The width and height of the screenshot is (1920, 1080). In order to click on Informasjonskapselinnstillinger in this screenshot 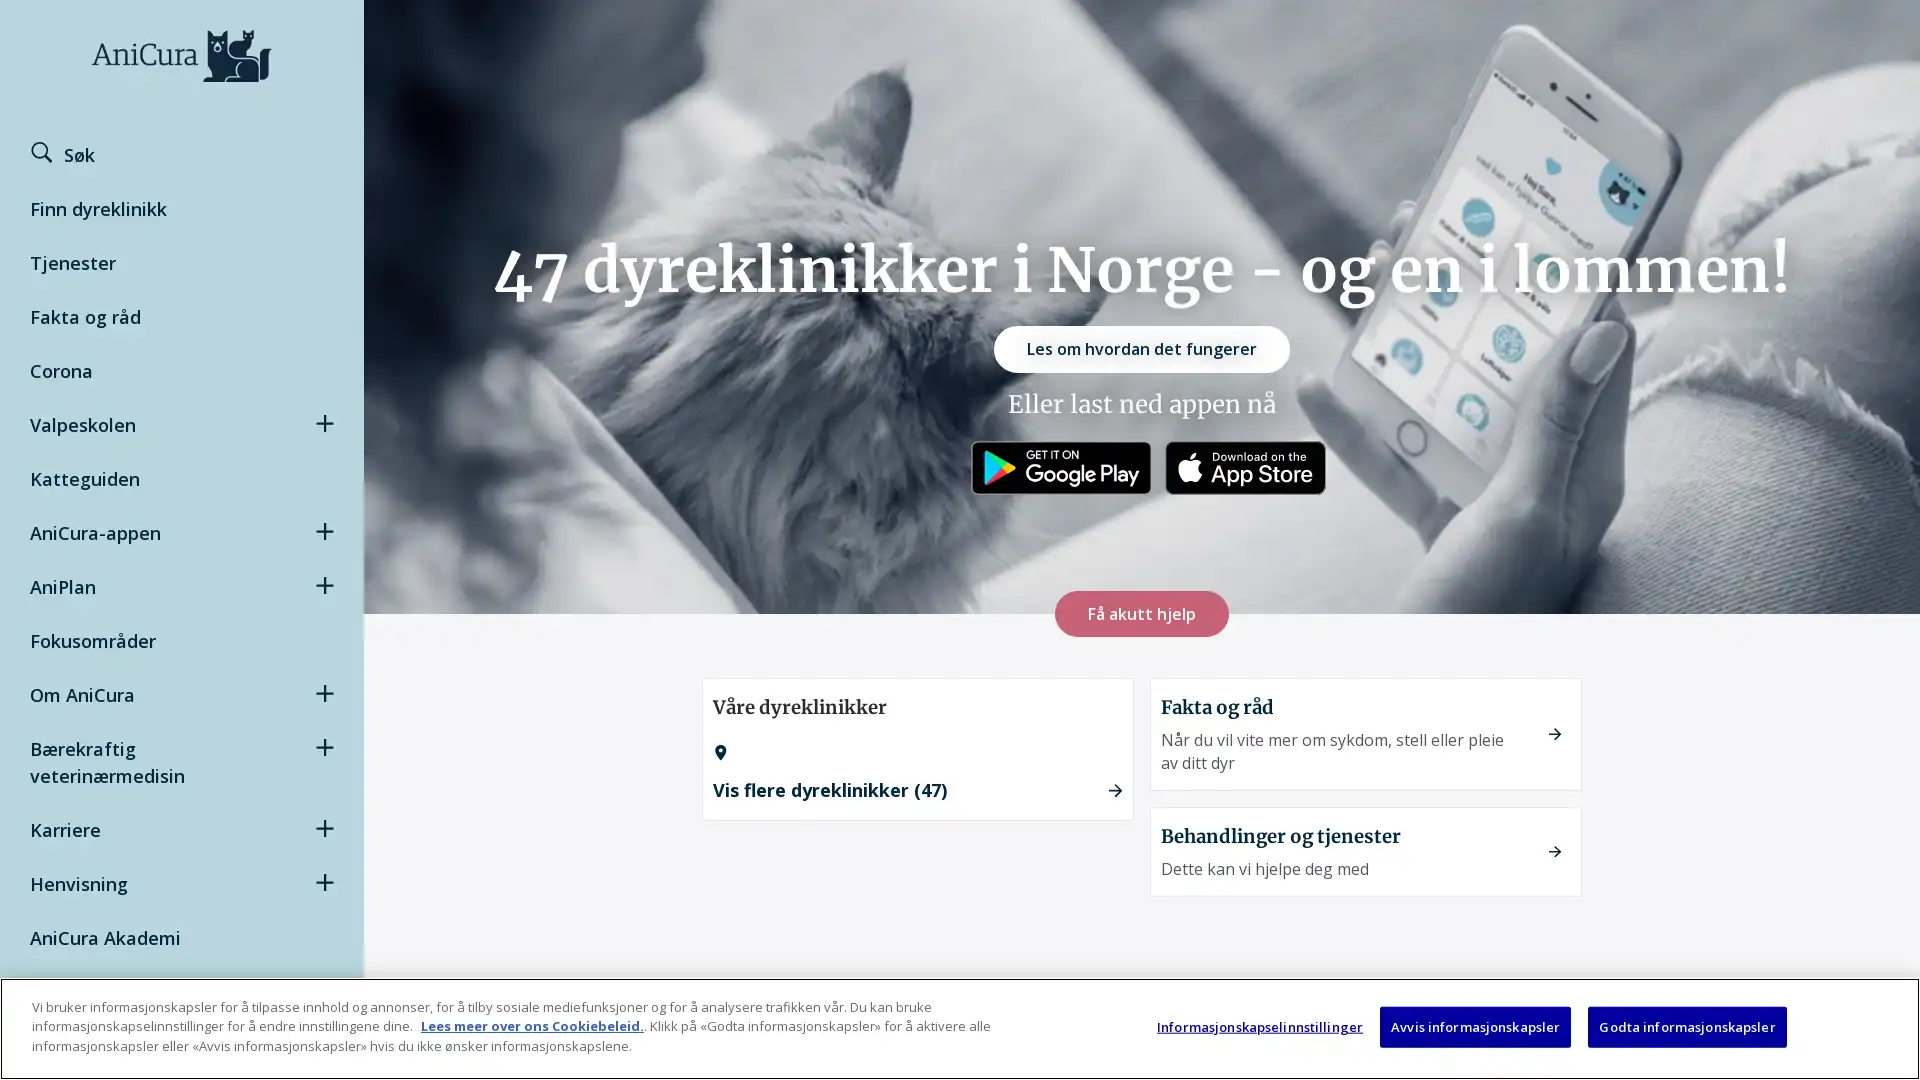, I will do `click(1258, 1026)`.